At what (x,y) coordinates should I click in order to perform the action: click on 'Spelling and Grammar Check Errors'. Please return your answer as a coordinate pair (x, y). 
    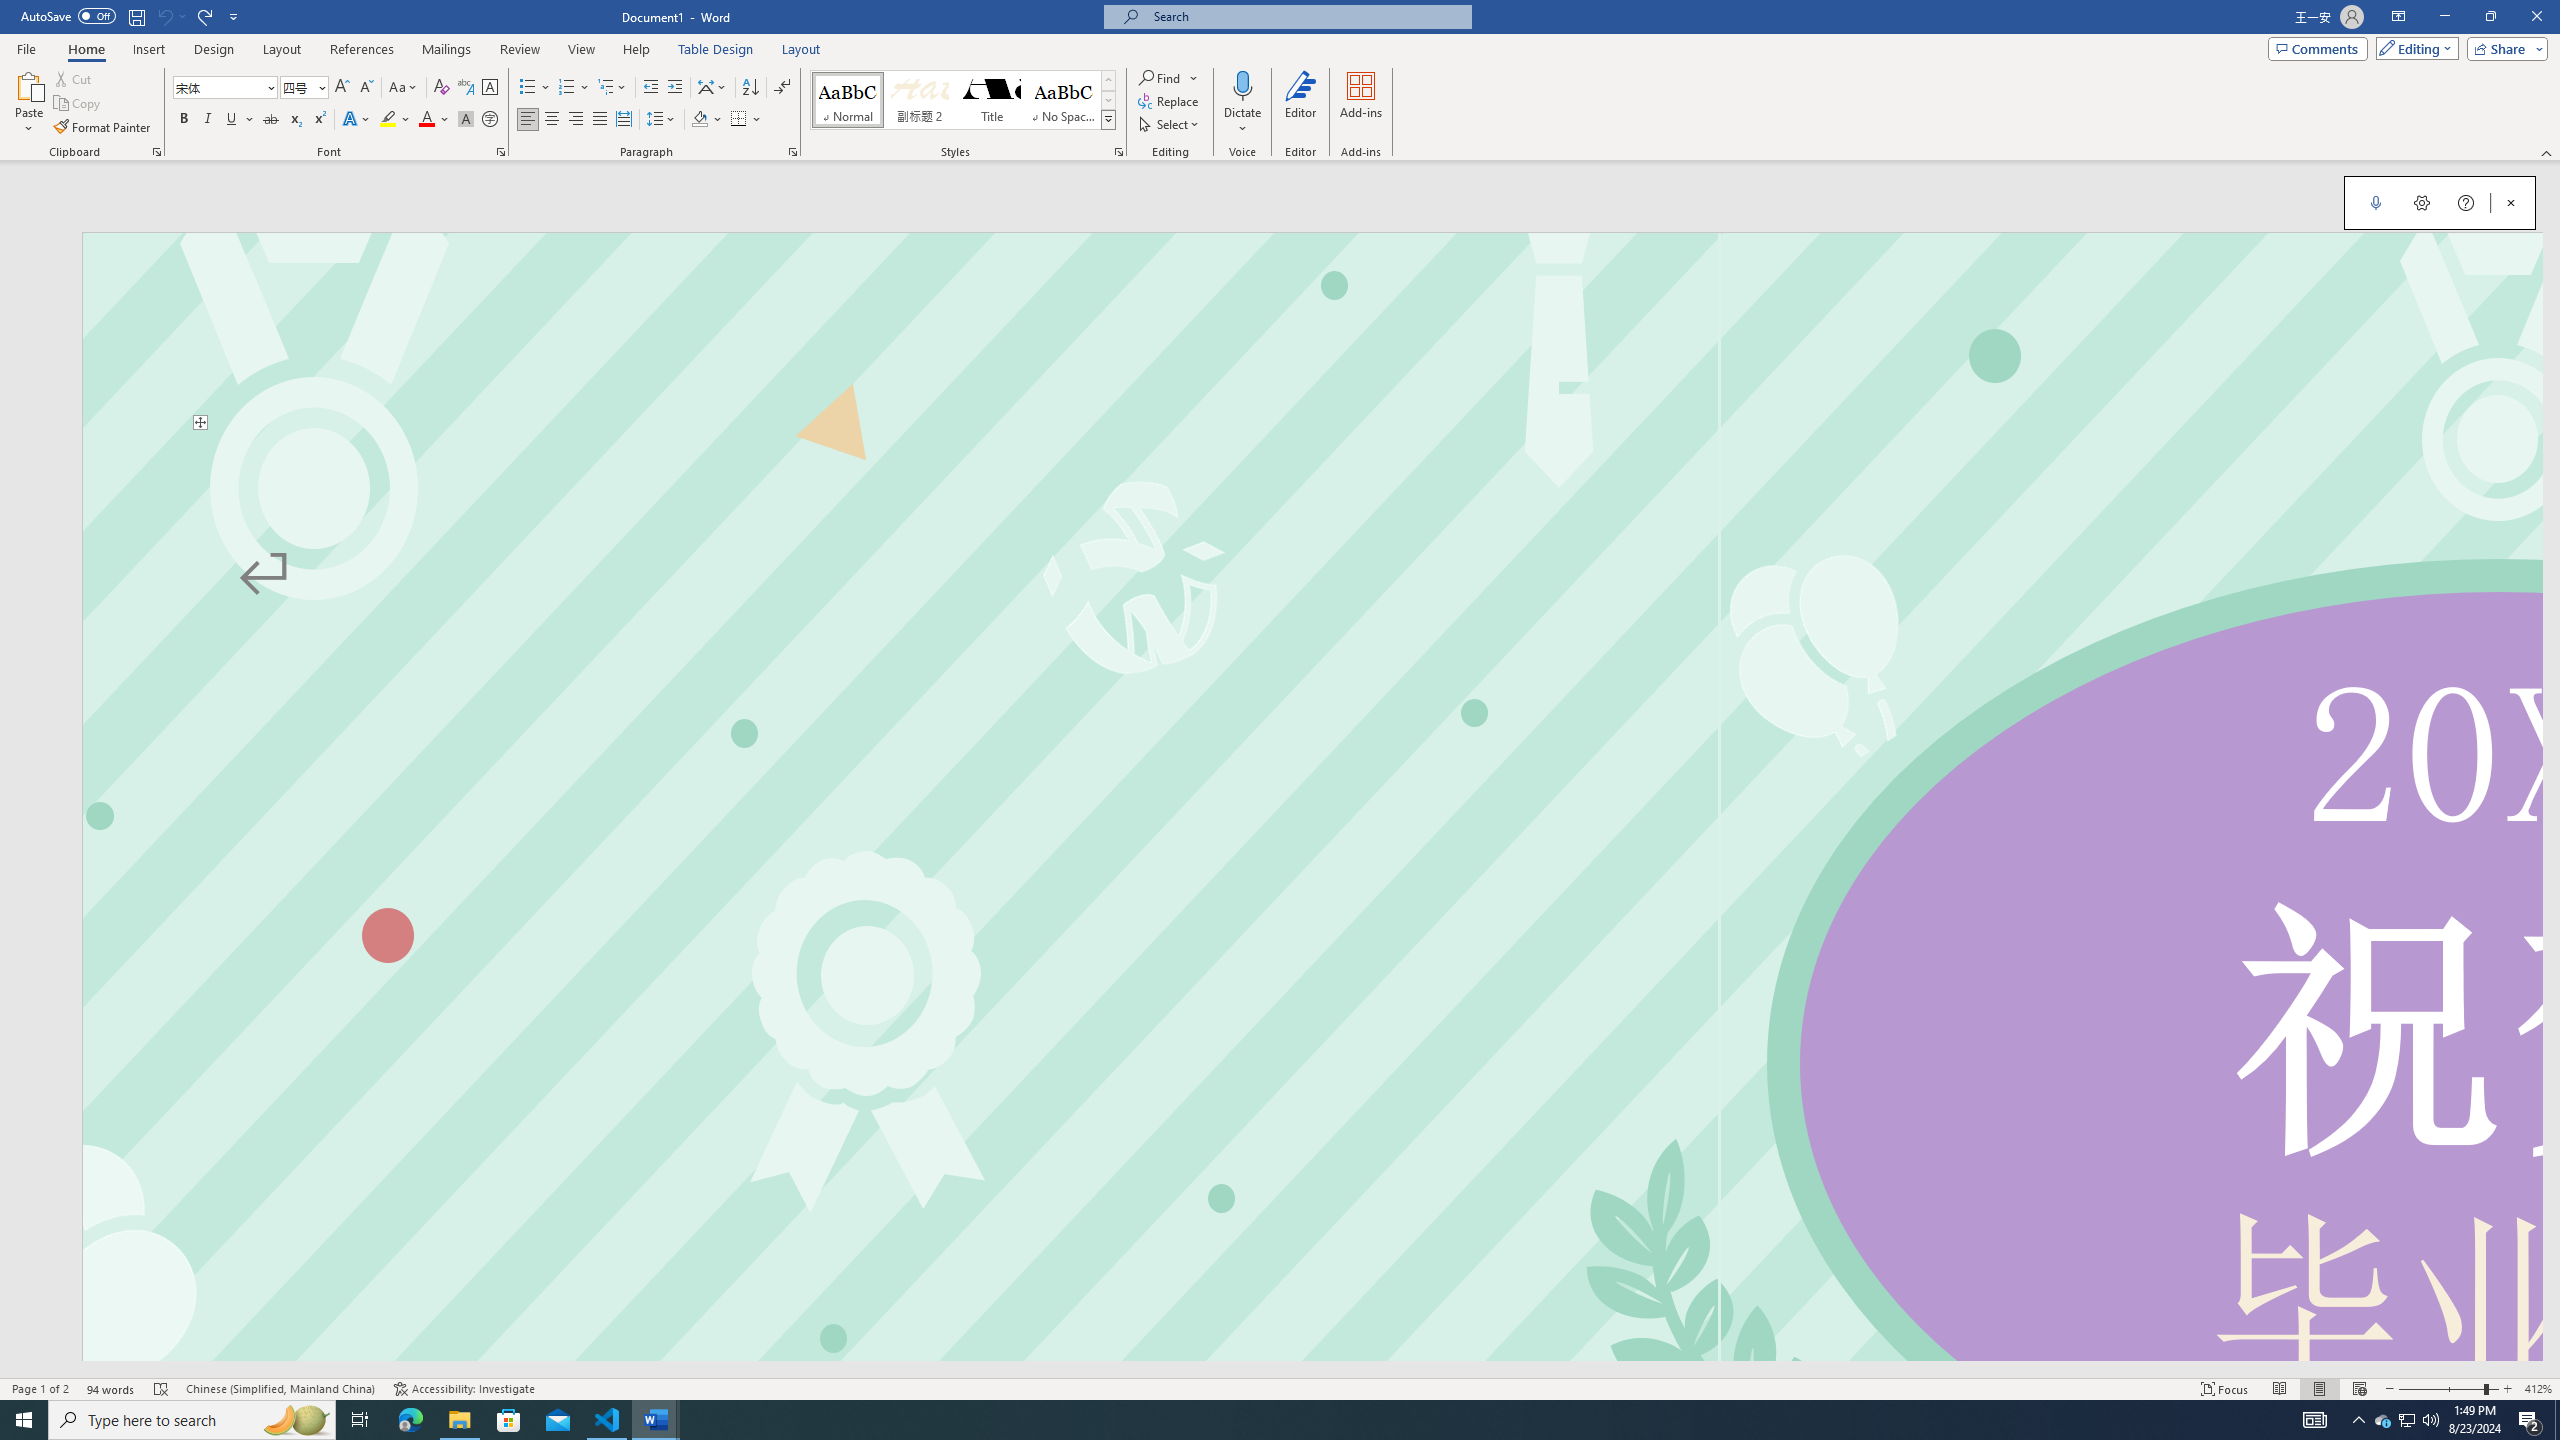
    Looking at the image, I should click on (162, 1389).